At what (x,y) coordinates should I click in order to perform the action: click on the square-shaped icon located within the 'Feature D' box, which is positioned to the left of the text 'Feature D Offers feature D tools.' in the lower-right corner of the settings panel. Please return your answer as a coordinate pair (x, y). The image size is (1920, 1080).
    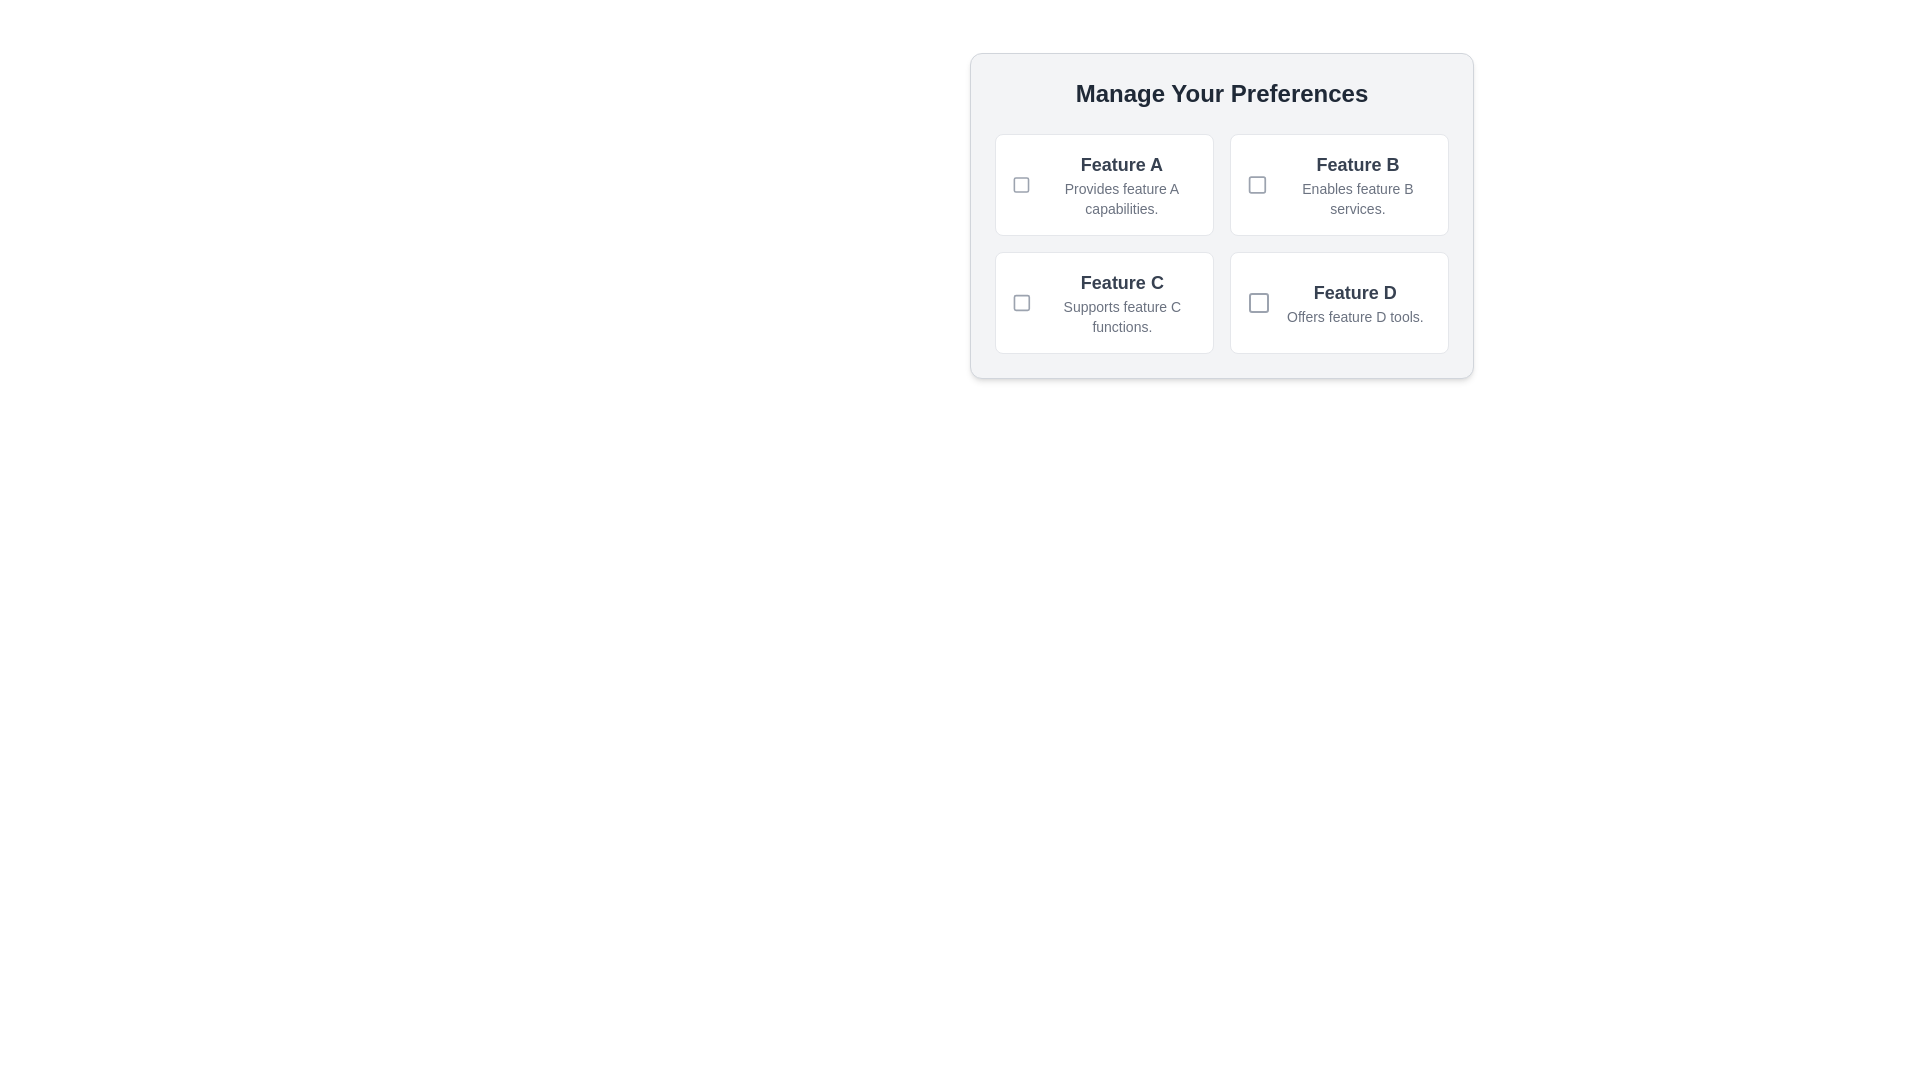
    Looking at the image, I should click on (1257, 303).